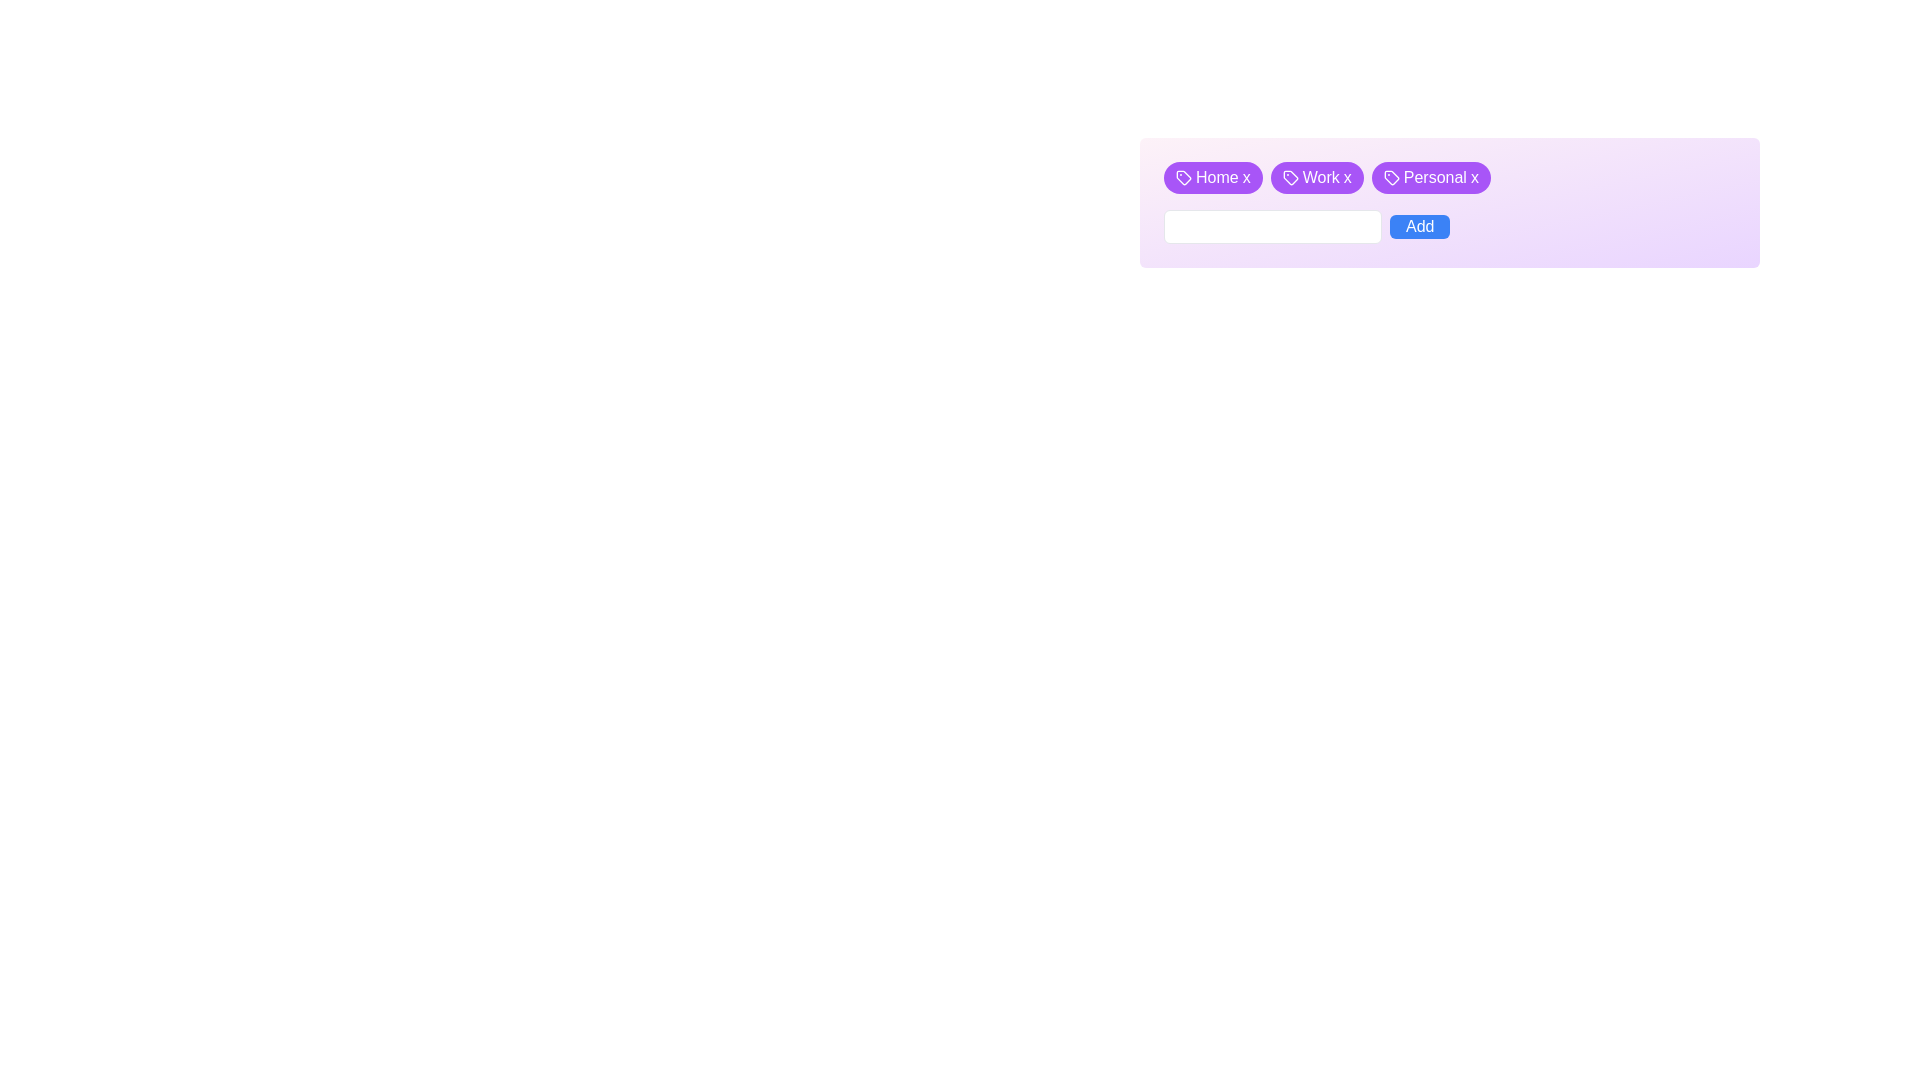  Describe the element at coordinates (1434, 176) in the screenshot. I see `the 'Personal' label embedded in the third button located in the top-right corner of the interface, which is positioned between the 'Work' button and the close 'x' button` at that location.